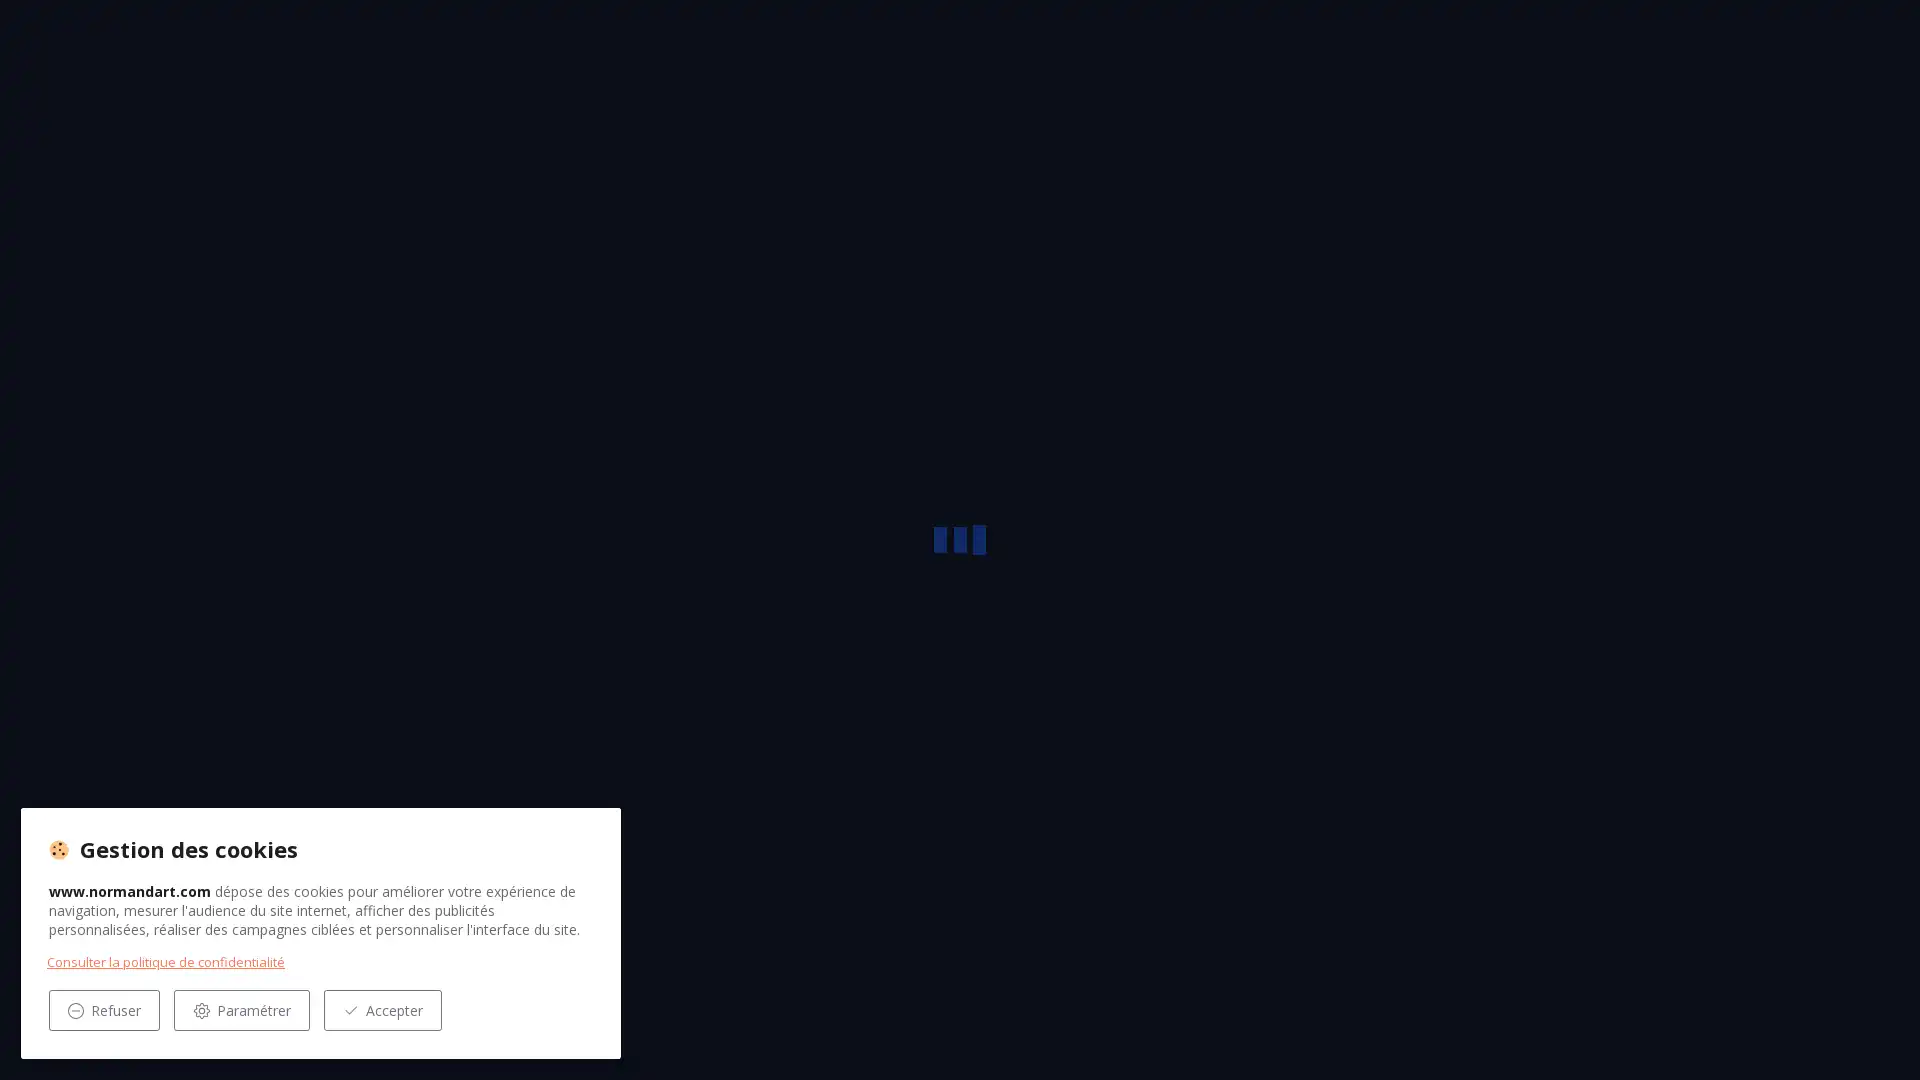 This screenshot has width=1920, height=1080. I want to click on Accepter, so click(382, 1010).